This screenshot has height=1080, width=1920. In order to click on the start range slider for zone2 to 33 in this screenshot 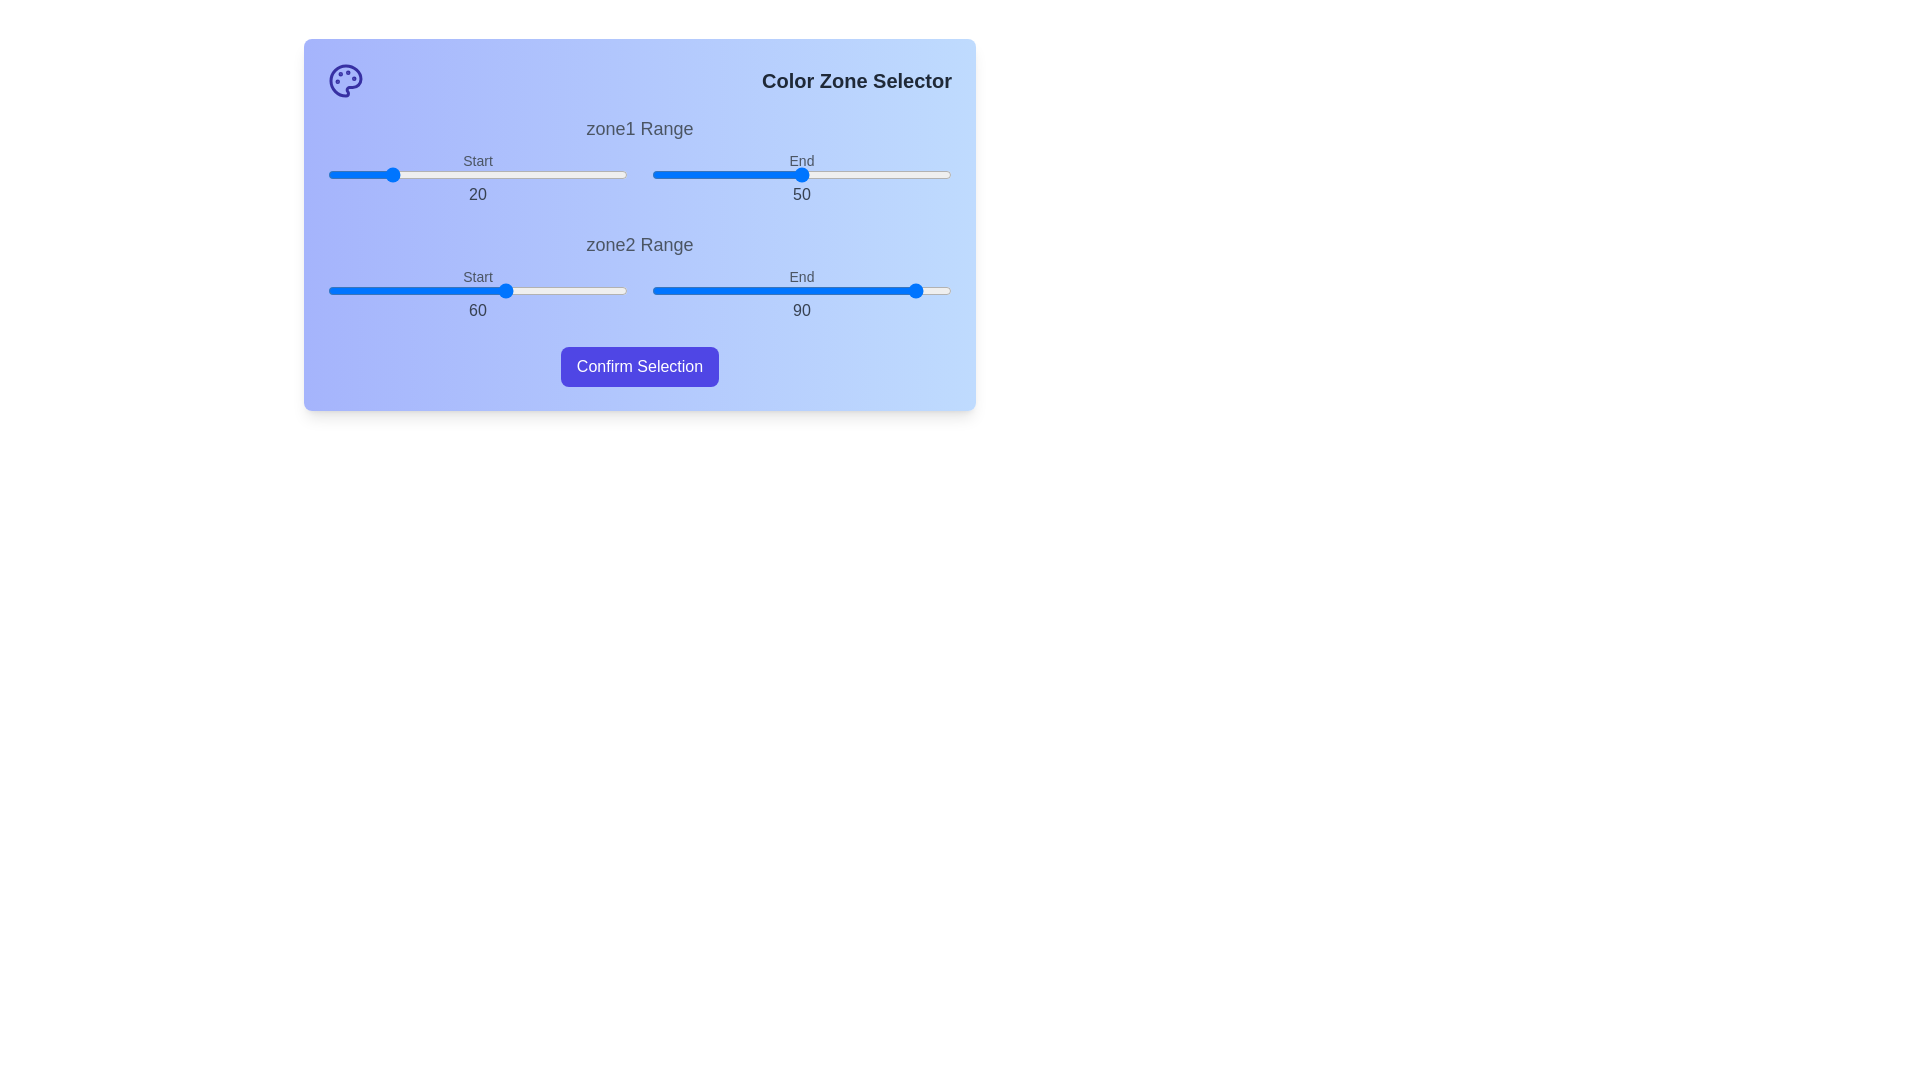, I will do `click(426, 290)`.